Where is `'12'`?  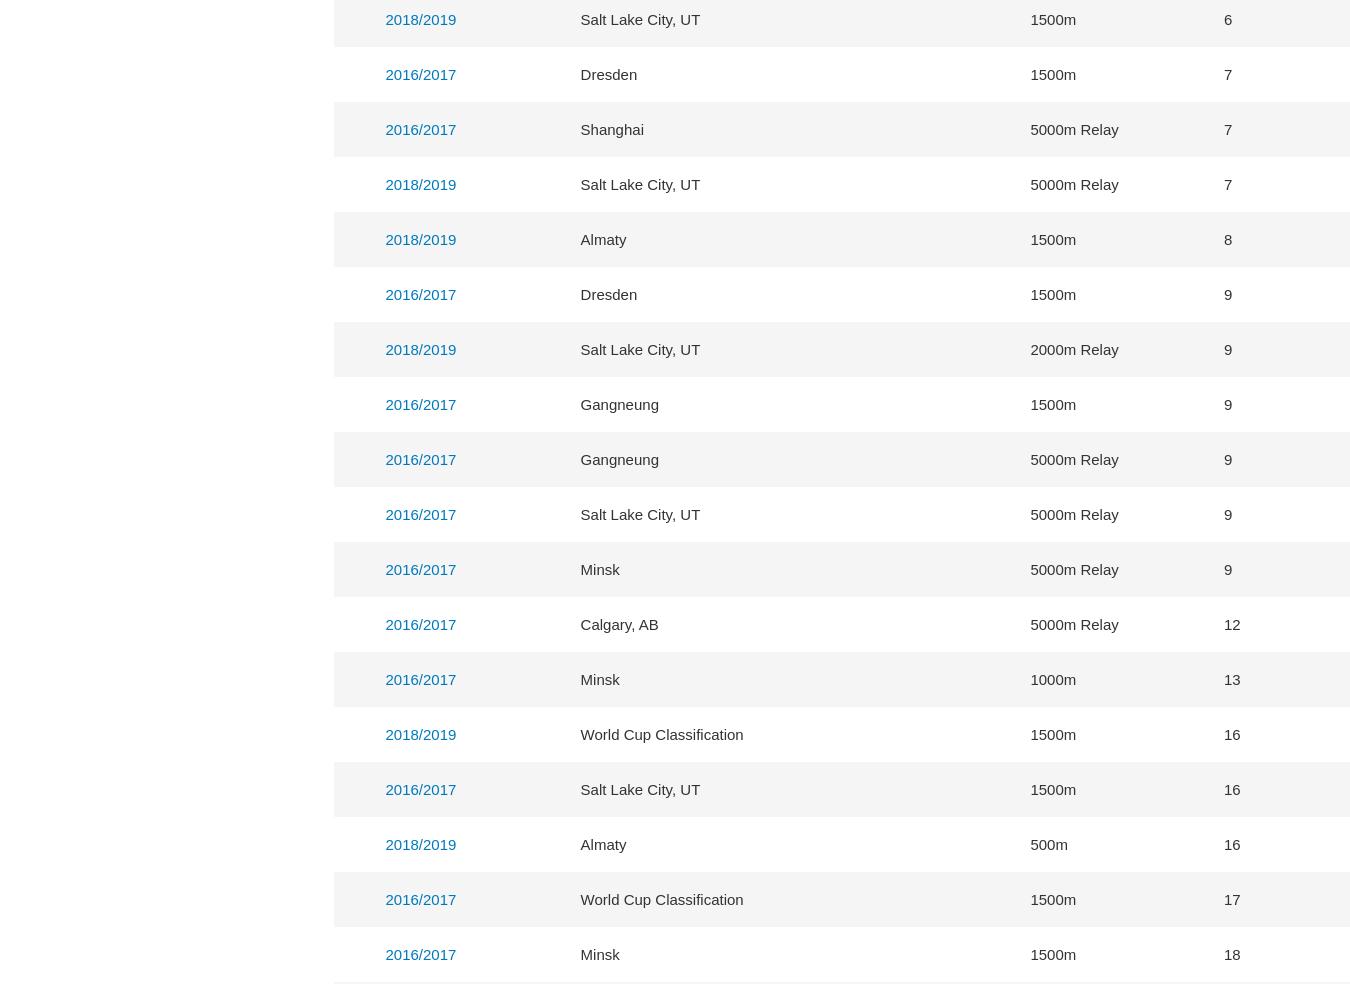
'12' is located at coordinates (1231, 624).